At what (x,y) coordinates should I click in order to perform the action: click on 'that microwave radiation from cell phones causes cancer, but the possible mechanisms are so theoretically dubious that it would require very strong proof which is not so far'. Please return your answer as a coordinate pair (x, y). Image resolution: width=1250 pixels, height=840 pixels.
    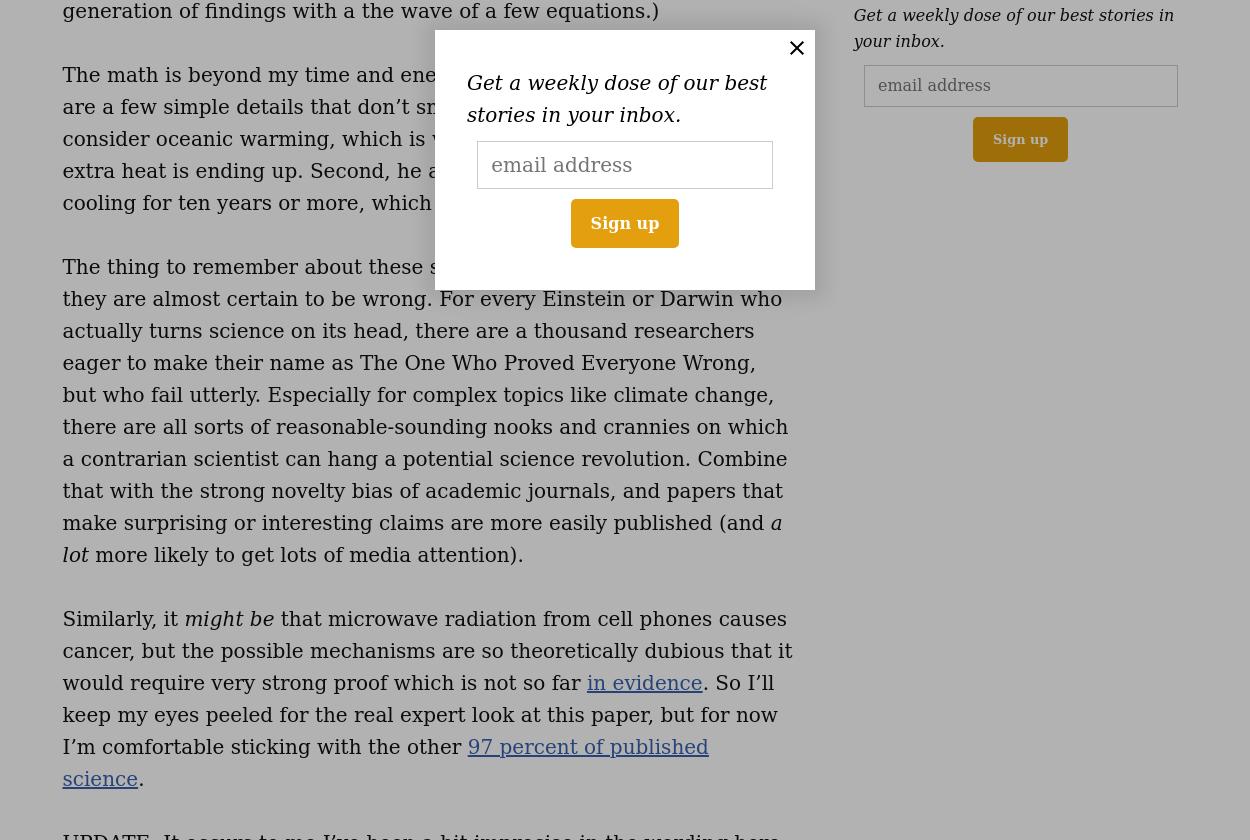
    Looking at the image, I should click on (427, 651).